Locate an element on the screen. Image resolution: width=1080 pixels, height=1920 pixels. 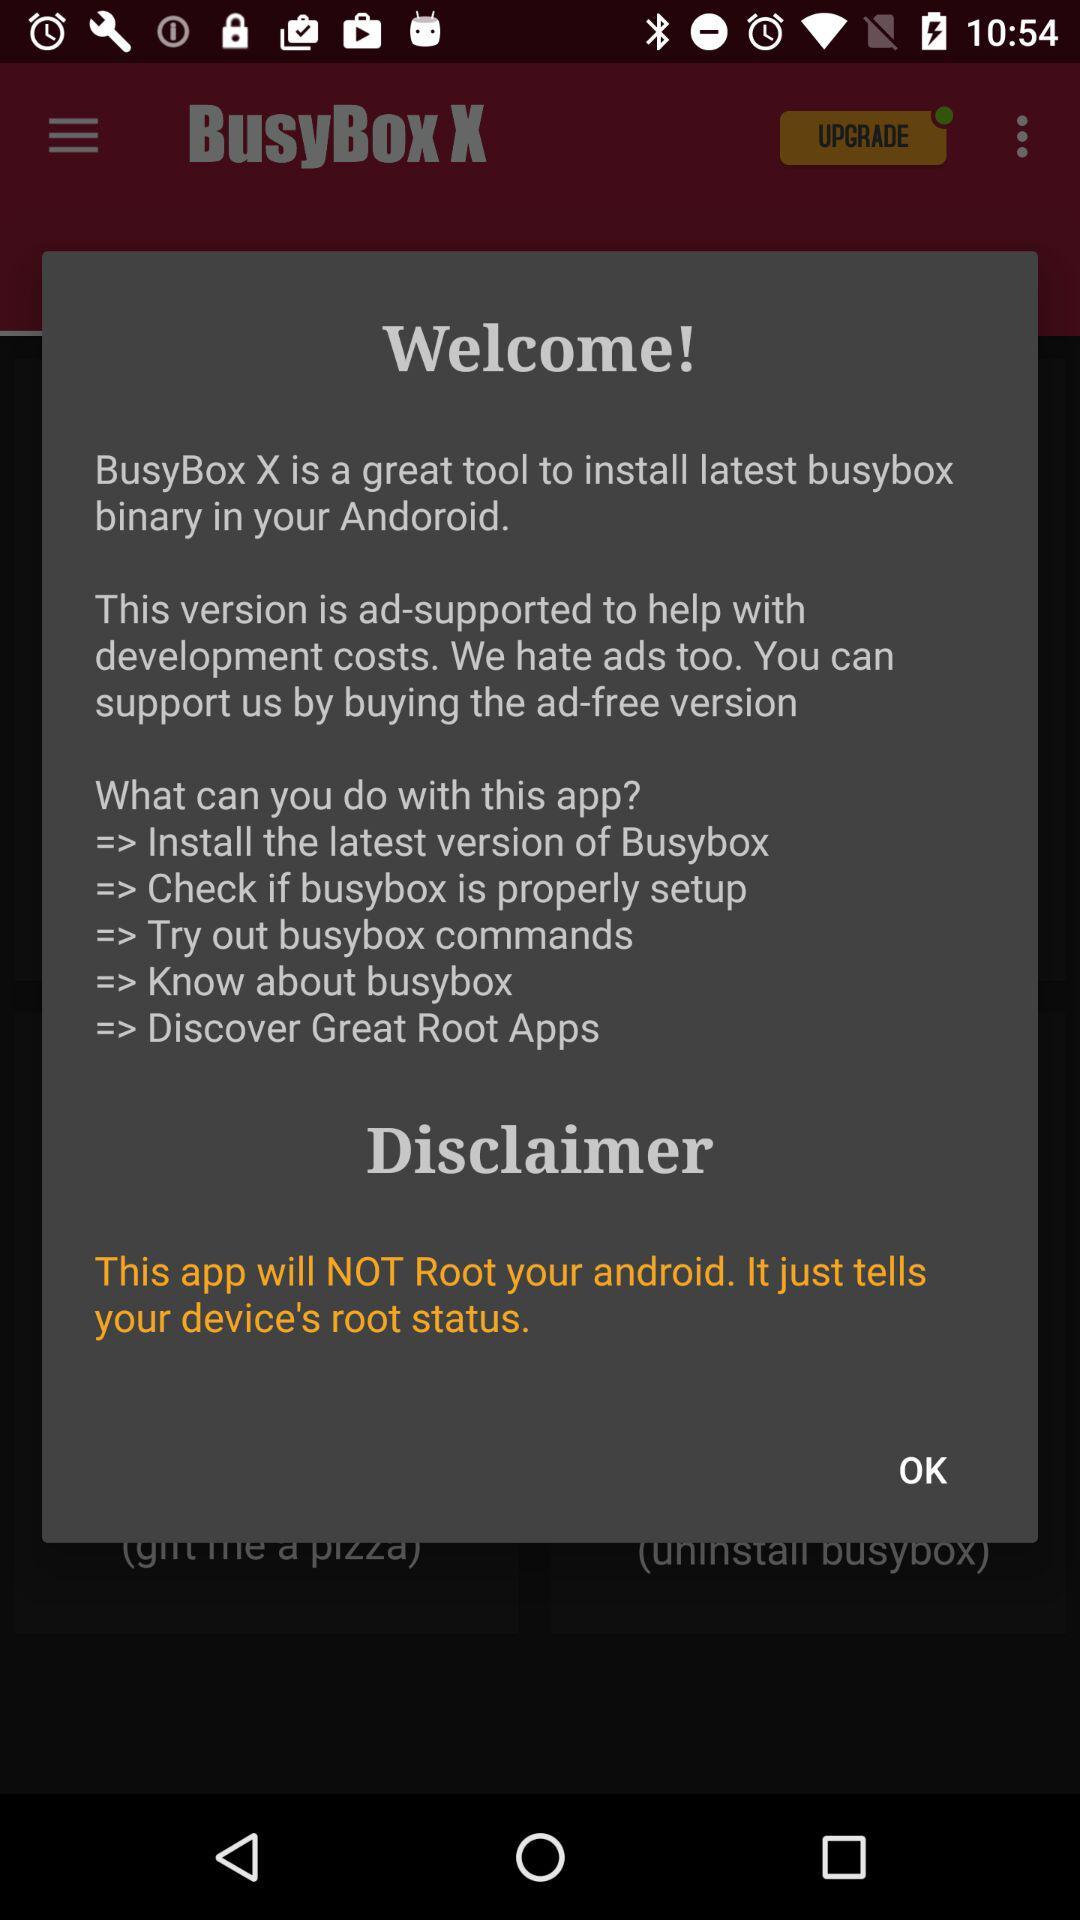
the item at the bottom right corner is located at coordinates (922, 1469).